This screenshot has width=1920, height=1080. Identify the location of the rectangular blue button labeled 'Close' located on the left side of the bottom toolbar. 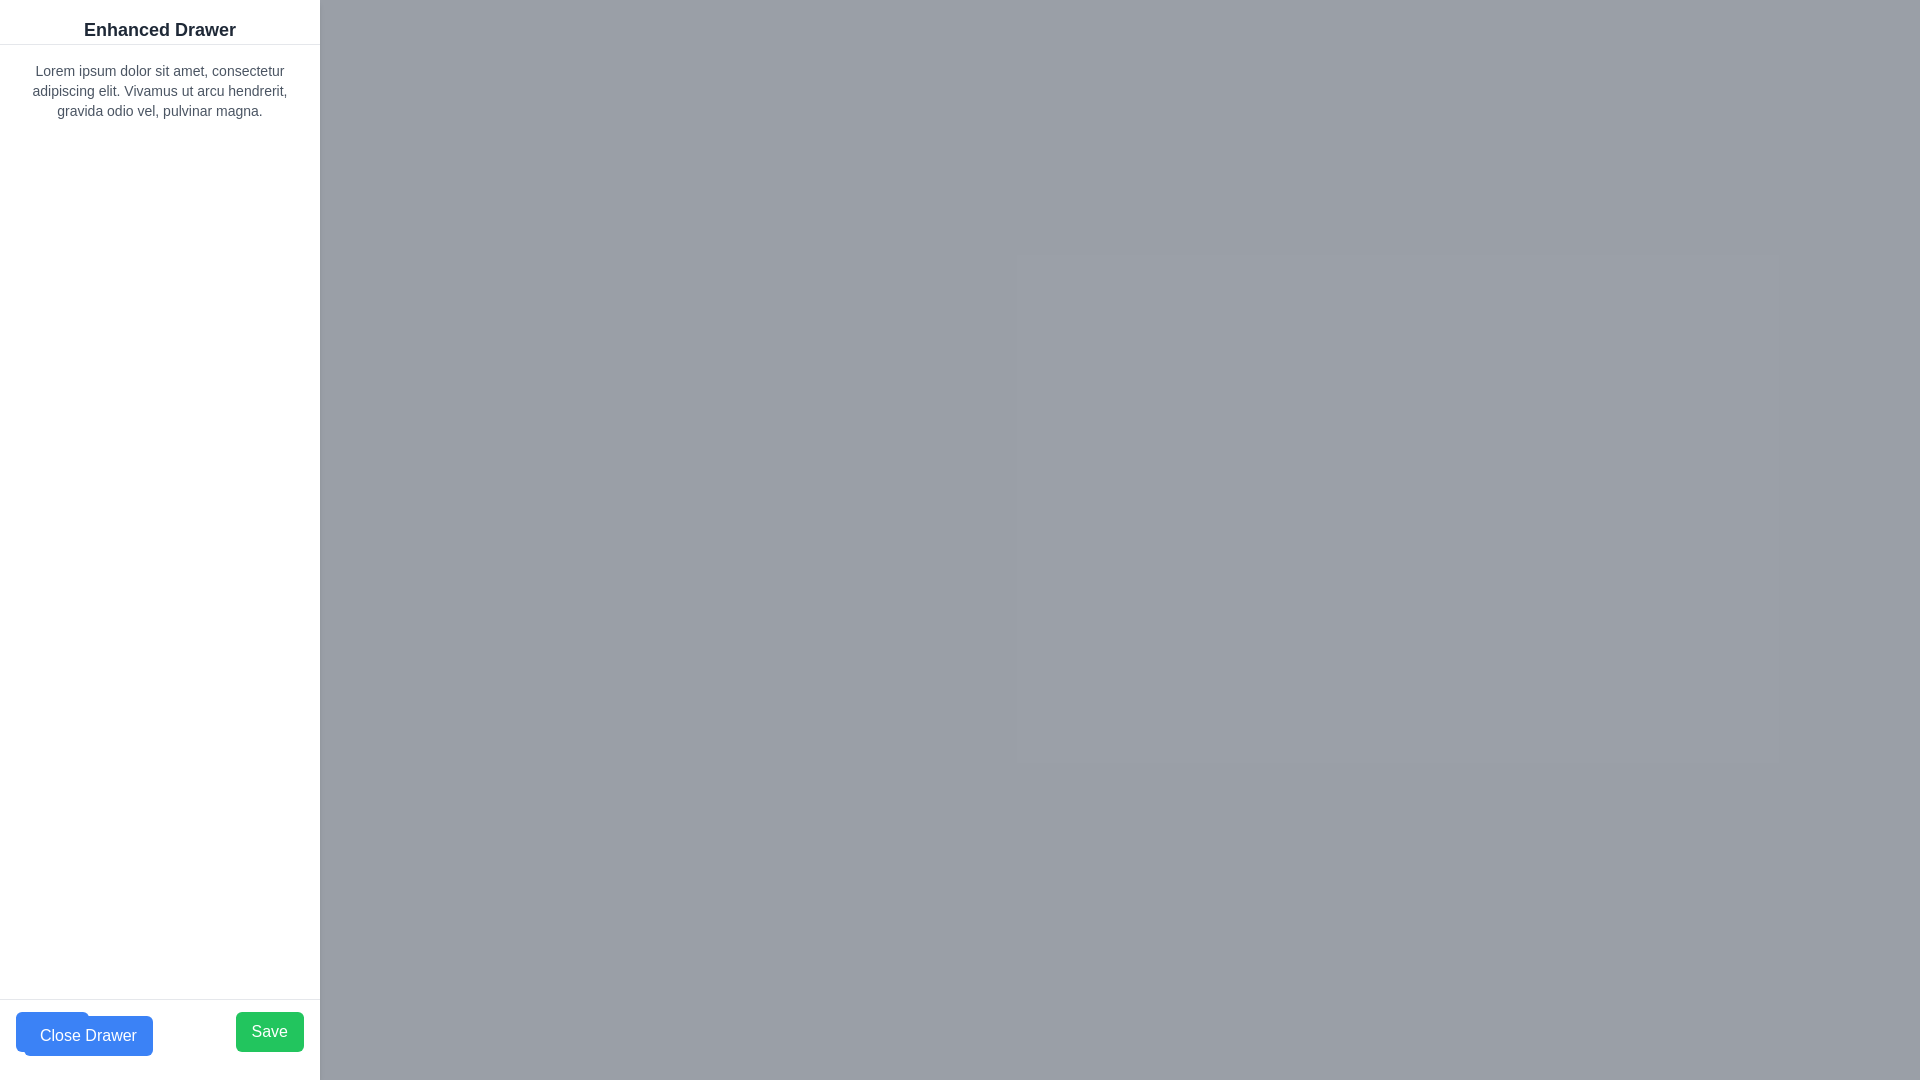
(52, 1032).